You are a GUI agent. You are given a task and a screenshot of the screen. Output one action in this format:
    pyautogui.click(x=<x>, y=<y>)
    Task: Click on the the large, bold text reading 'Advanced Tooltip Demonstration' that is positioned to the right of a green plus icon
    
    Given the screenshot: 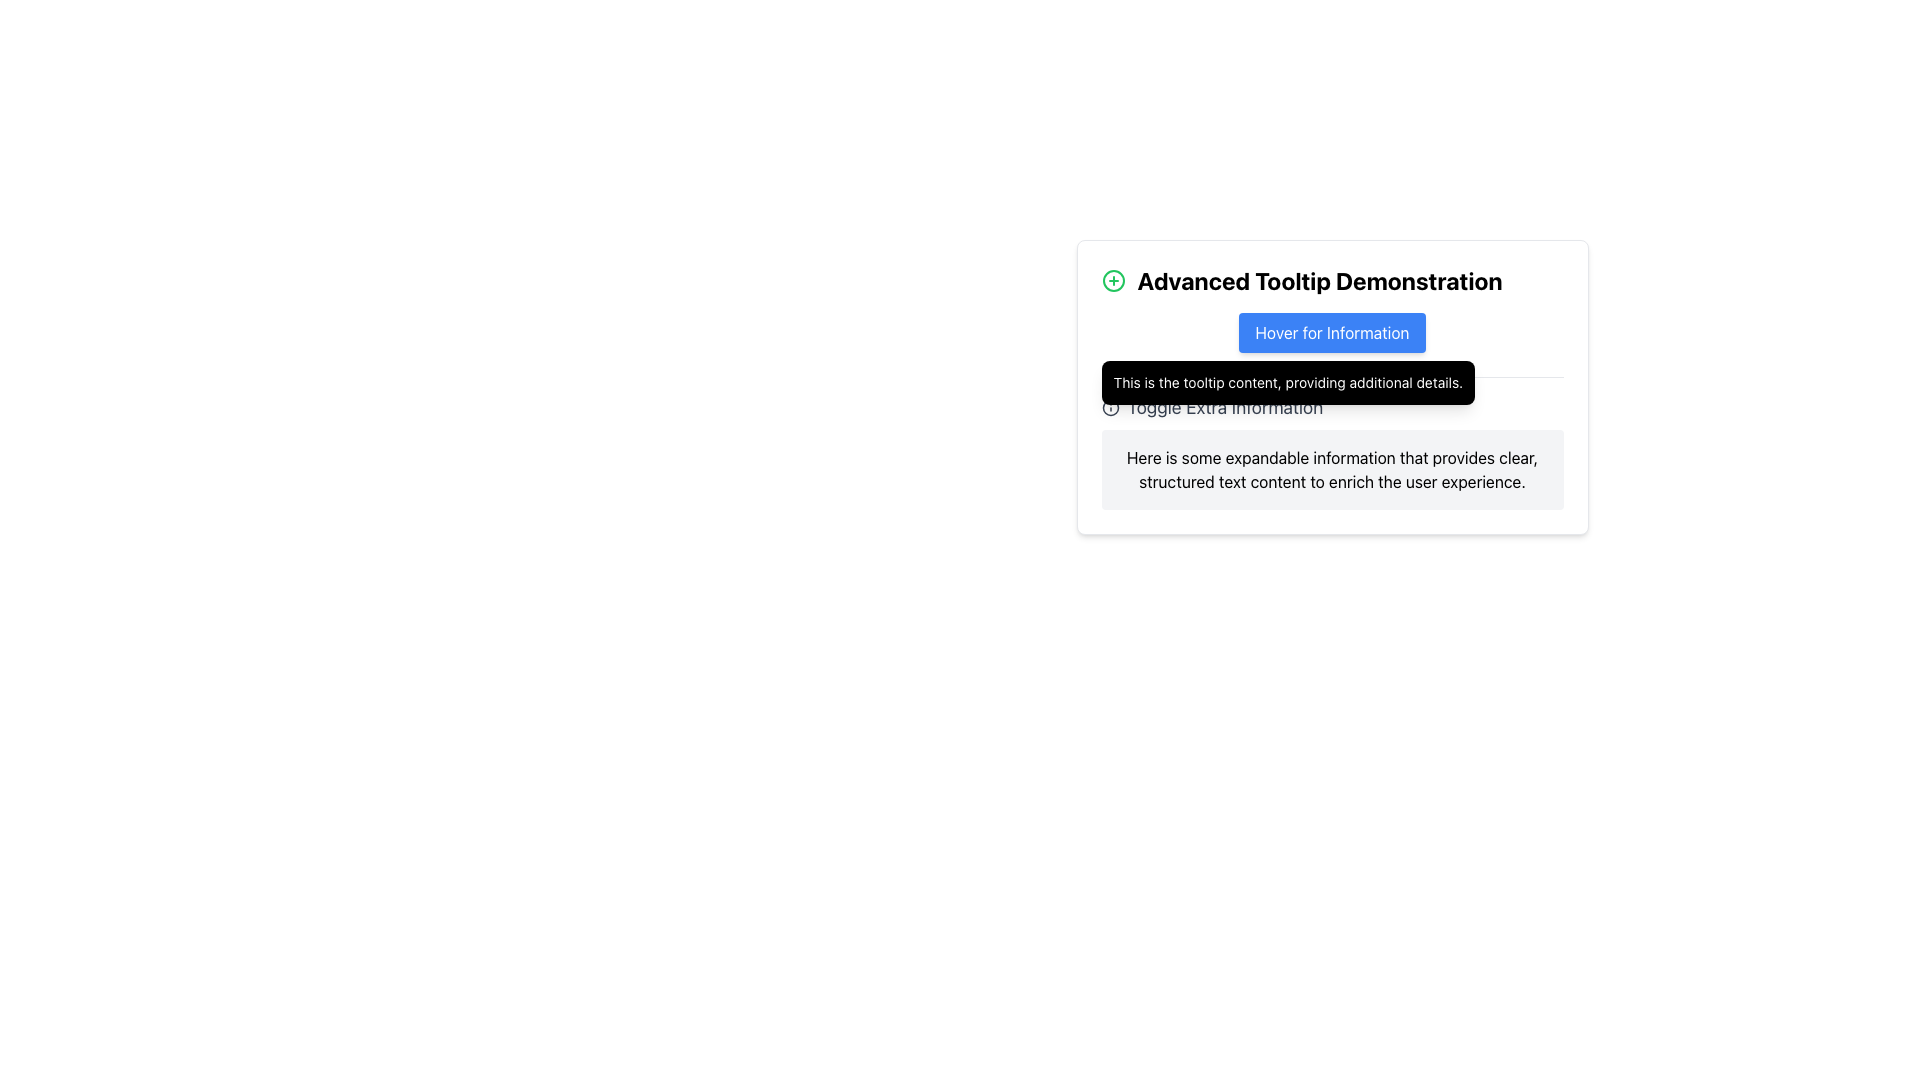 What is the action you would take?
    pyautogui.click(x=1320, y=281)
    